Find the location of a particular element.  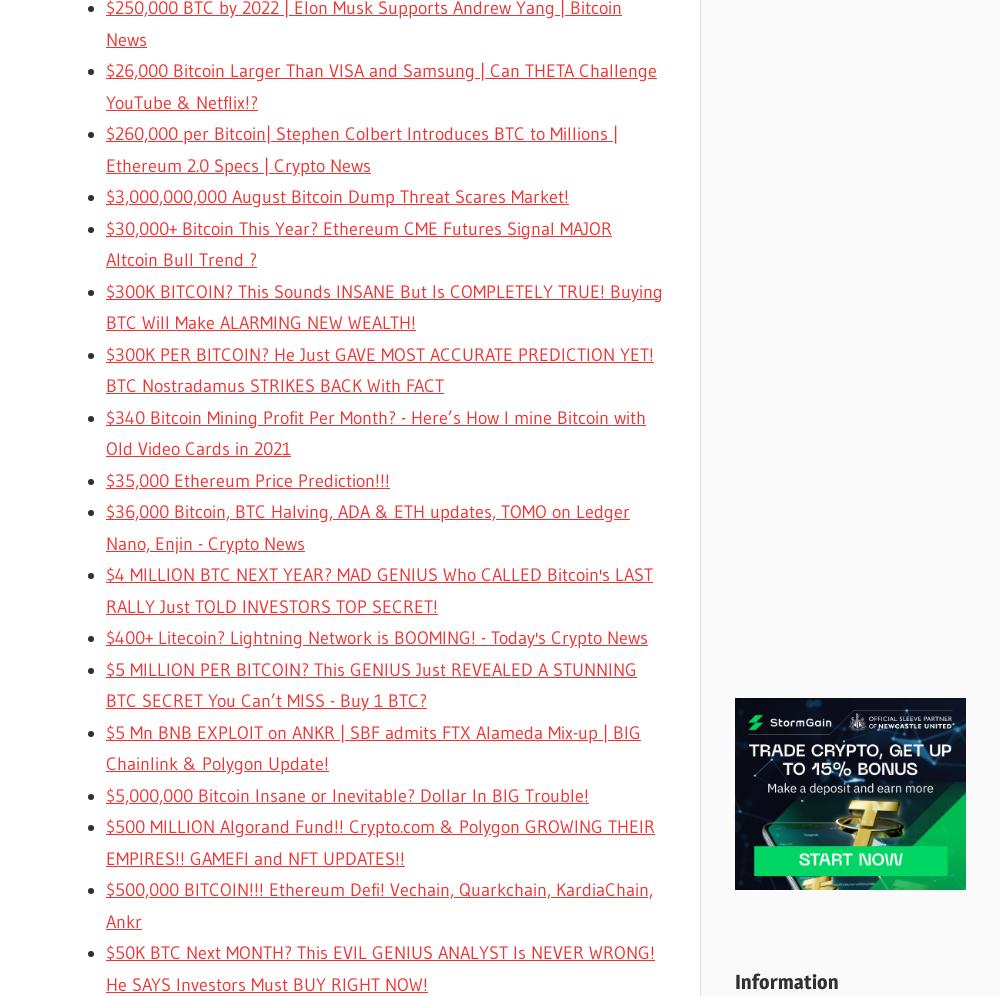

'$300K BITCOIN? This Sounds INSANE But Is COMPLETELY TRUE! Buying BTC Will Make ALARMING NEW WEALTH!' is located at coordinates (384, 305).